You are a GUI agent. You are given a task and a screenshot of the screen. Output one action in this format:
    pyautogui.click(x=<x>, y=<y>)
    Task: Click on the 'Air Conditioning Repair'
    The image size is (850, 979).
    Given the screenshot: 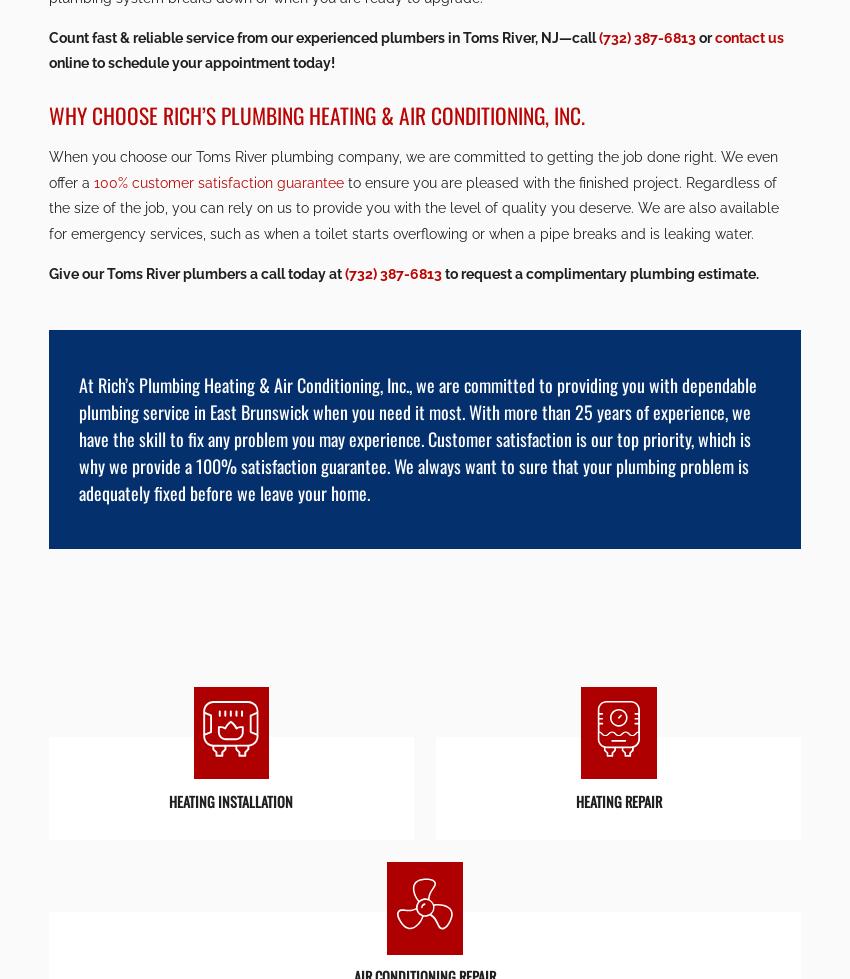 What is the action you would take?
    pyautogui.click(x=424, y=478)
    